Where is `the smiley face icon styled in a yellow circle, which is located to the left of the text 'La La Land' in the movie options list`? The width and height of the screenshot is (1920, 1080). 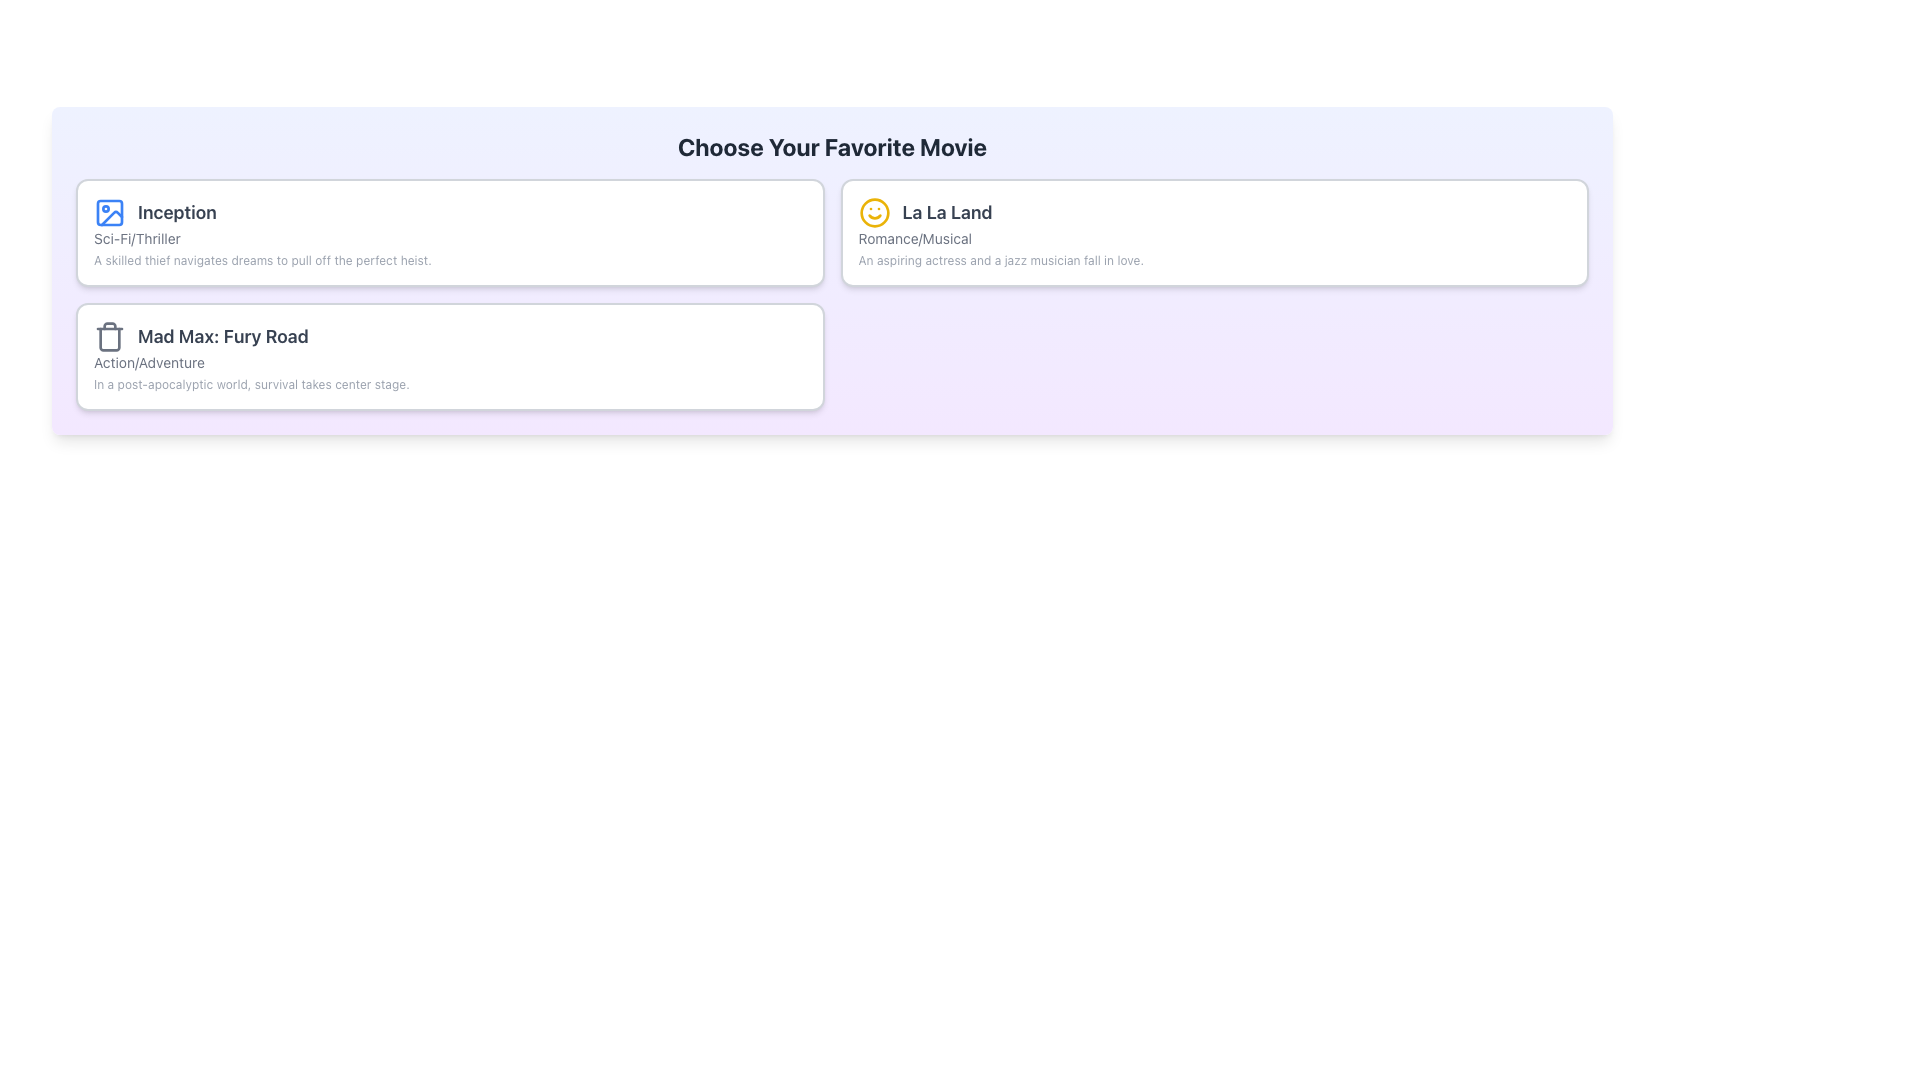 the smiley face icon styled in a yellow circle, which is located to the left of the text 'La La Land' in the movie options list is located at coordinates (874, 212).